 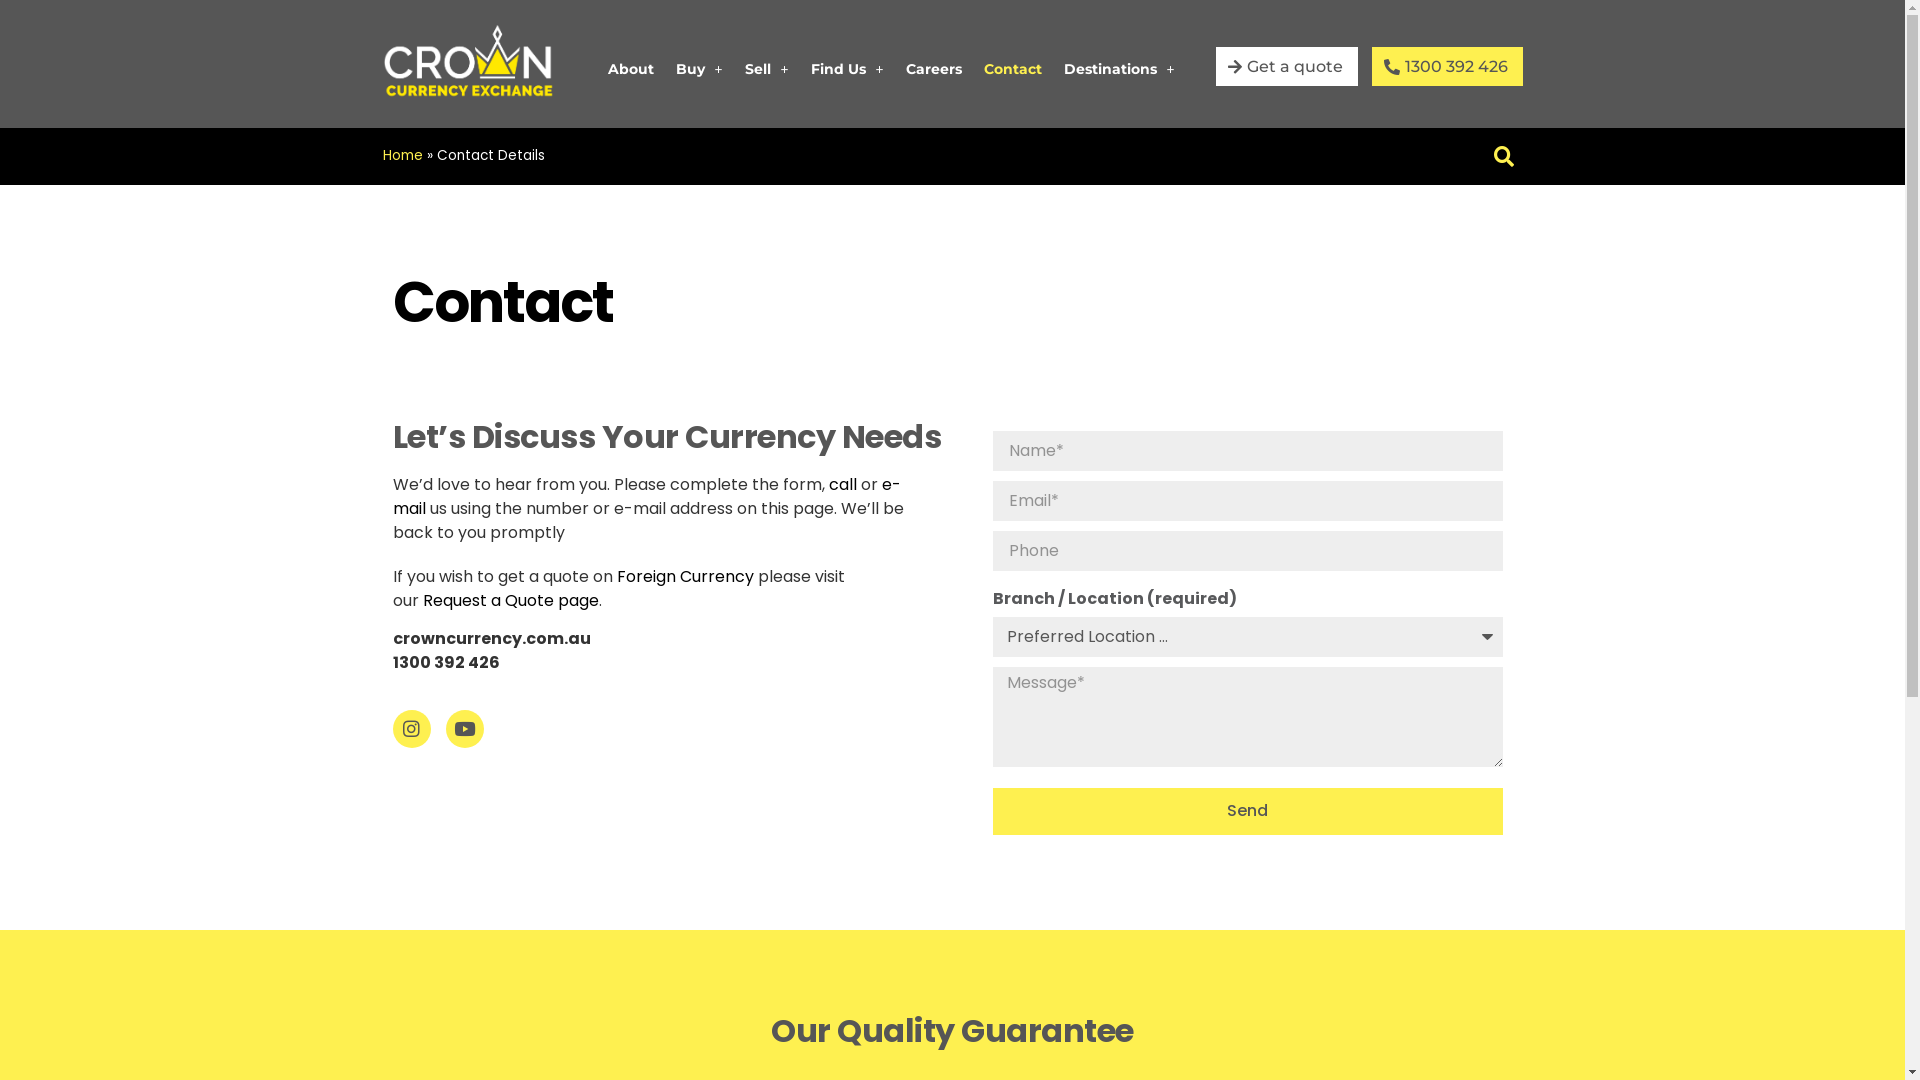 What do you see at coordinates (699, 68) in the screenshot?
I see `'Buy'` at bounding box center [699, 68].